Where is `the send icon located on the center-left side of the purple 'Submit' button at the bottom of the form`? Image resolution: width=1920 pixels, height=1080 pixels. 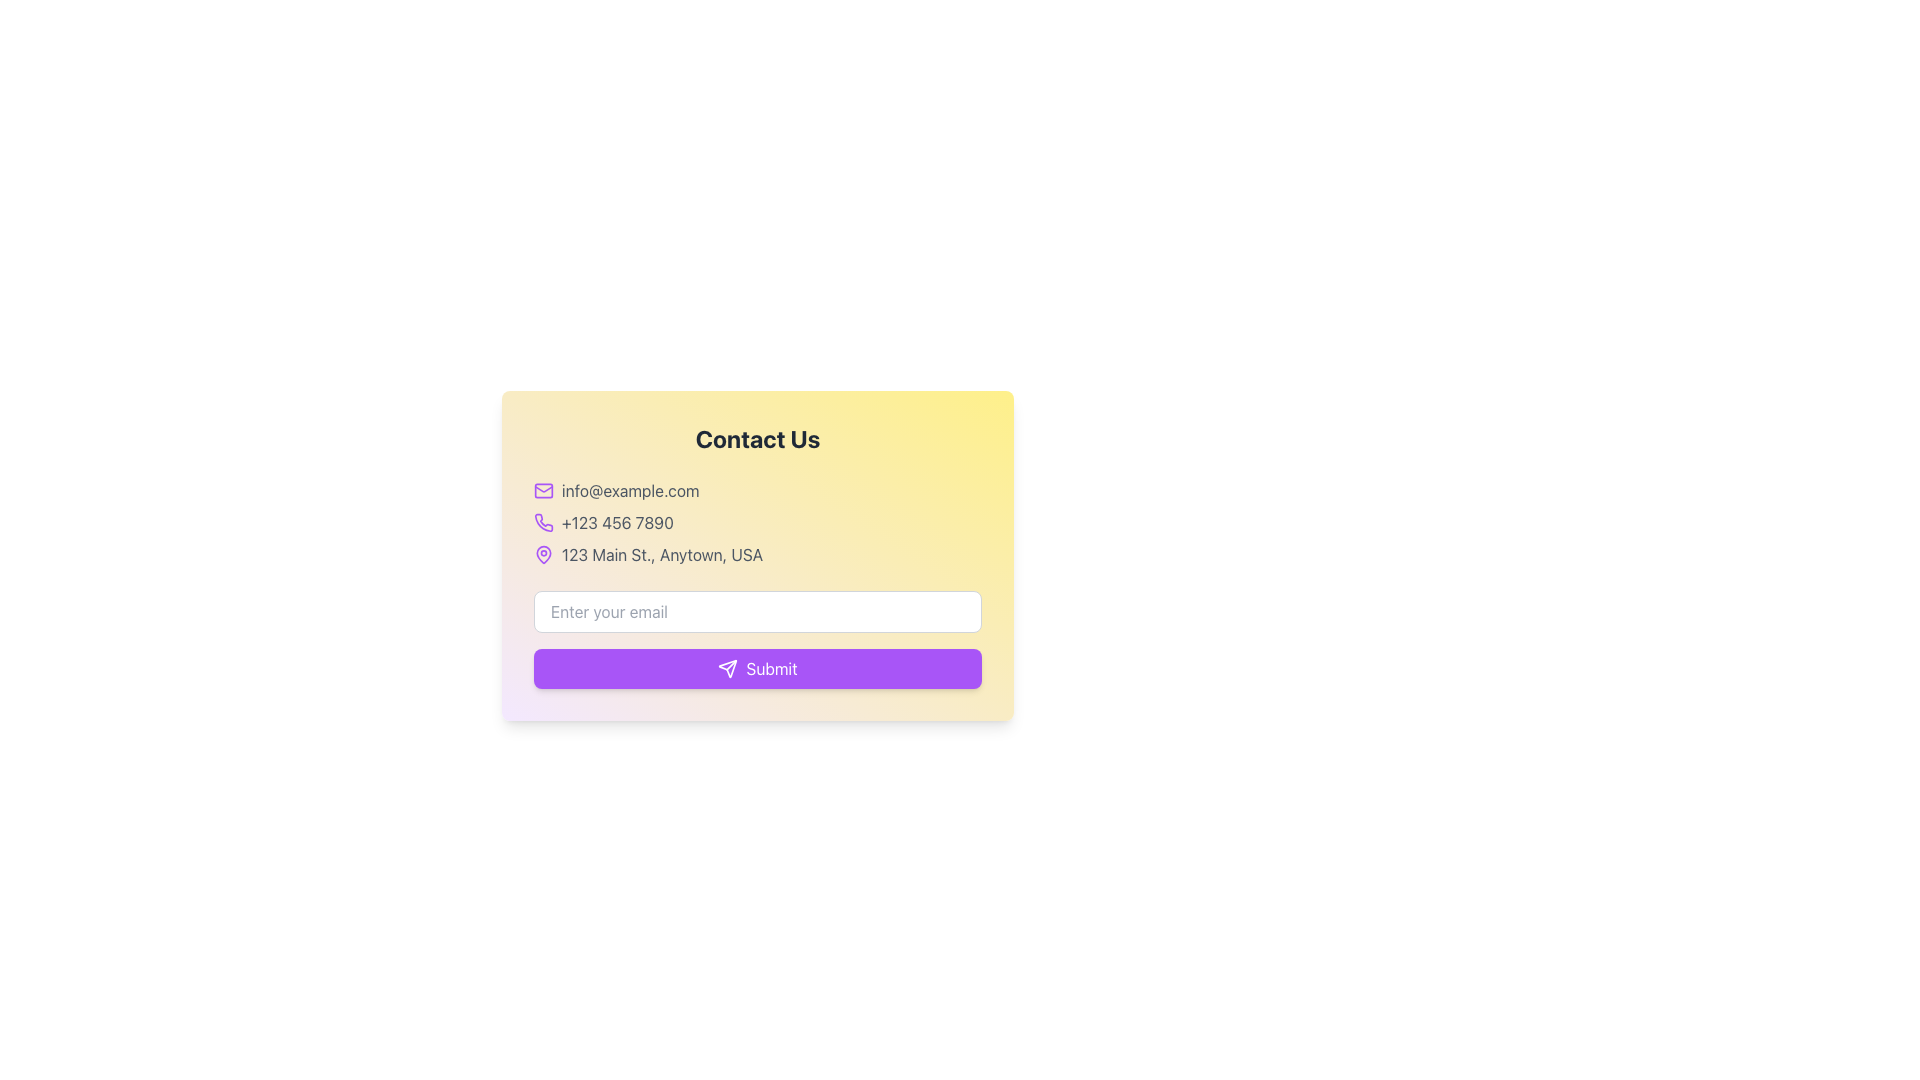
the send icon located on the center-left side of the purple 'Submit' button at the bottom of the form is located at coordinates (727, 668).